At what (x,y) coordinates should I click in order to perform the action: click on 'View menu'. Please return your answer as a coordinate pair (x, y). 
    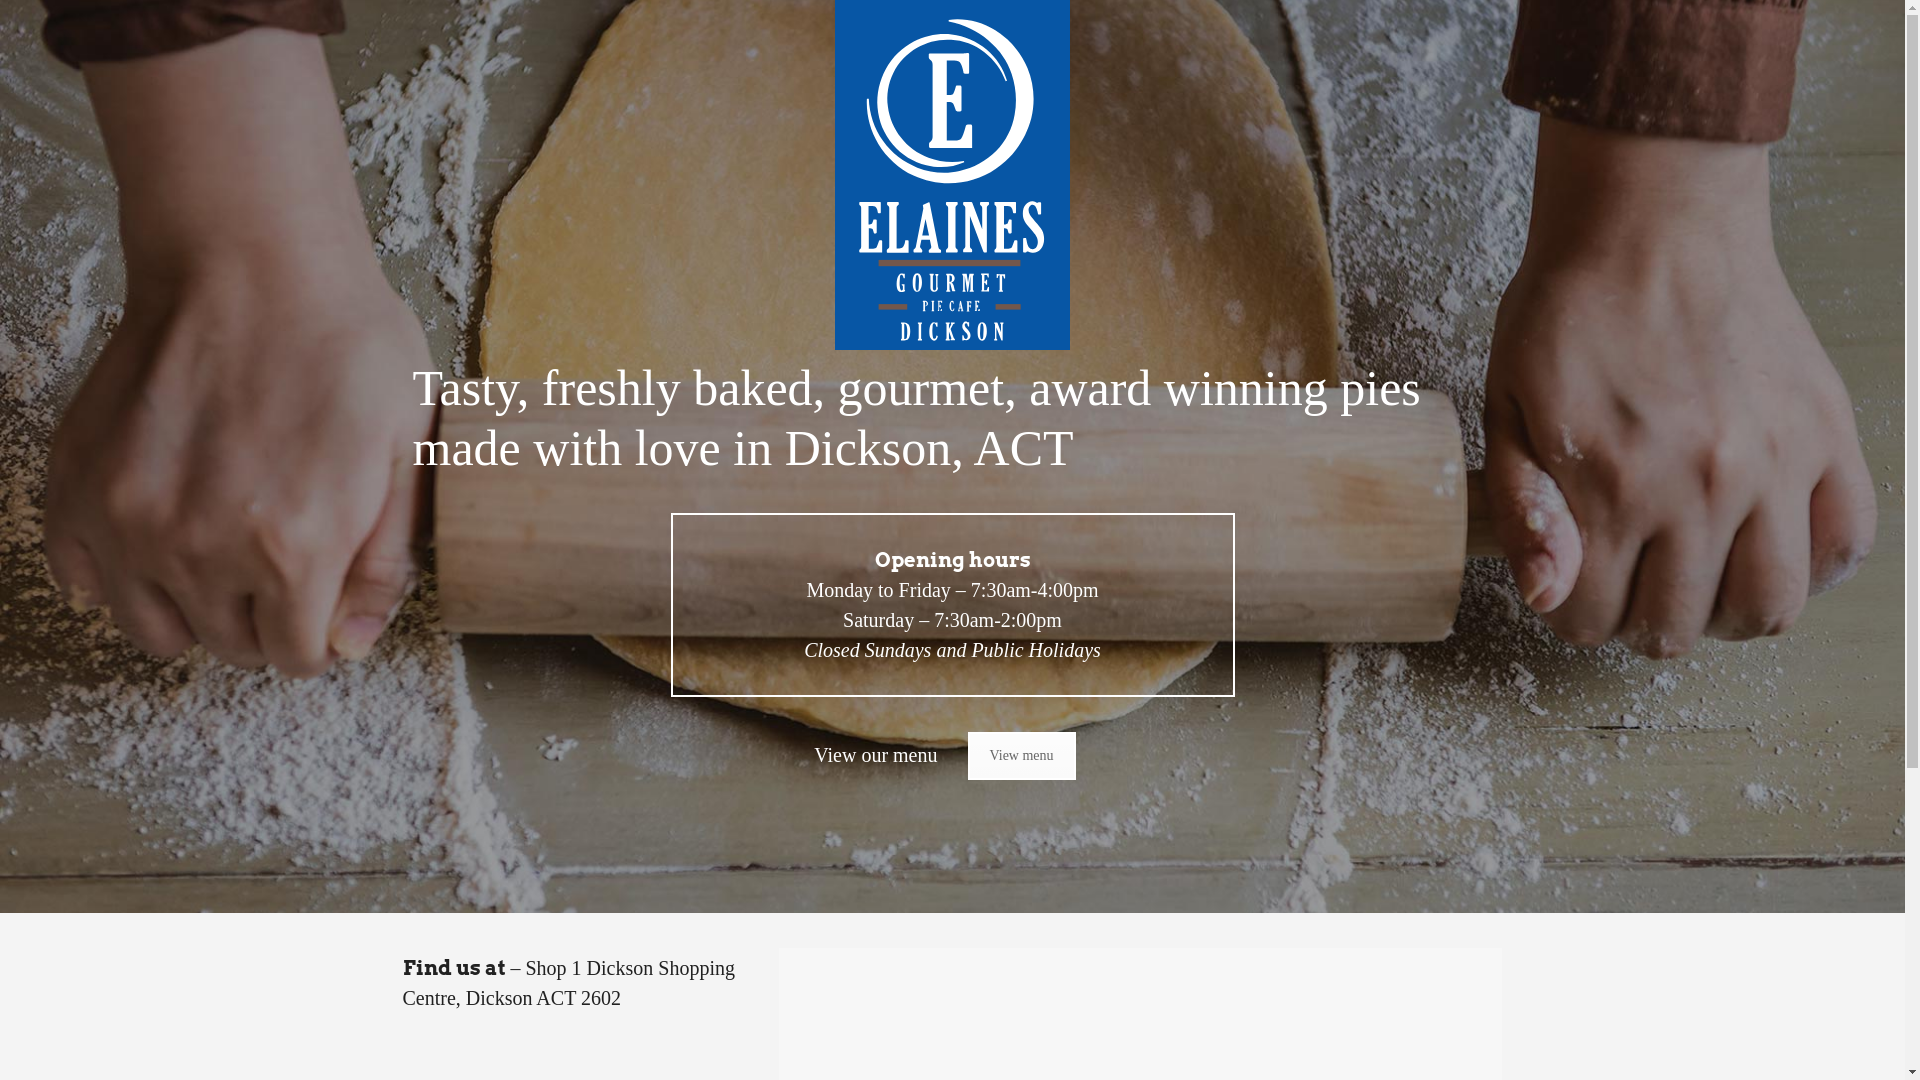
    Looking at the image, I should click on (968, 756).